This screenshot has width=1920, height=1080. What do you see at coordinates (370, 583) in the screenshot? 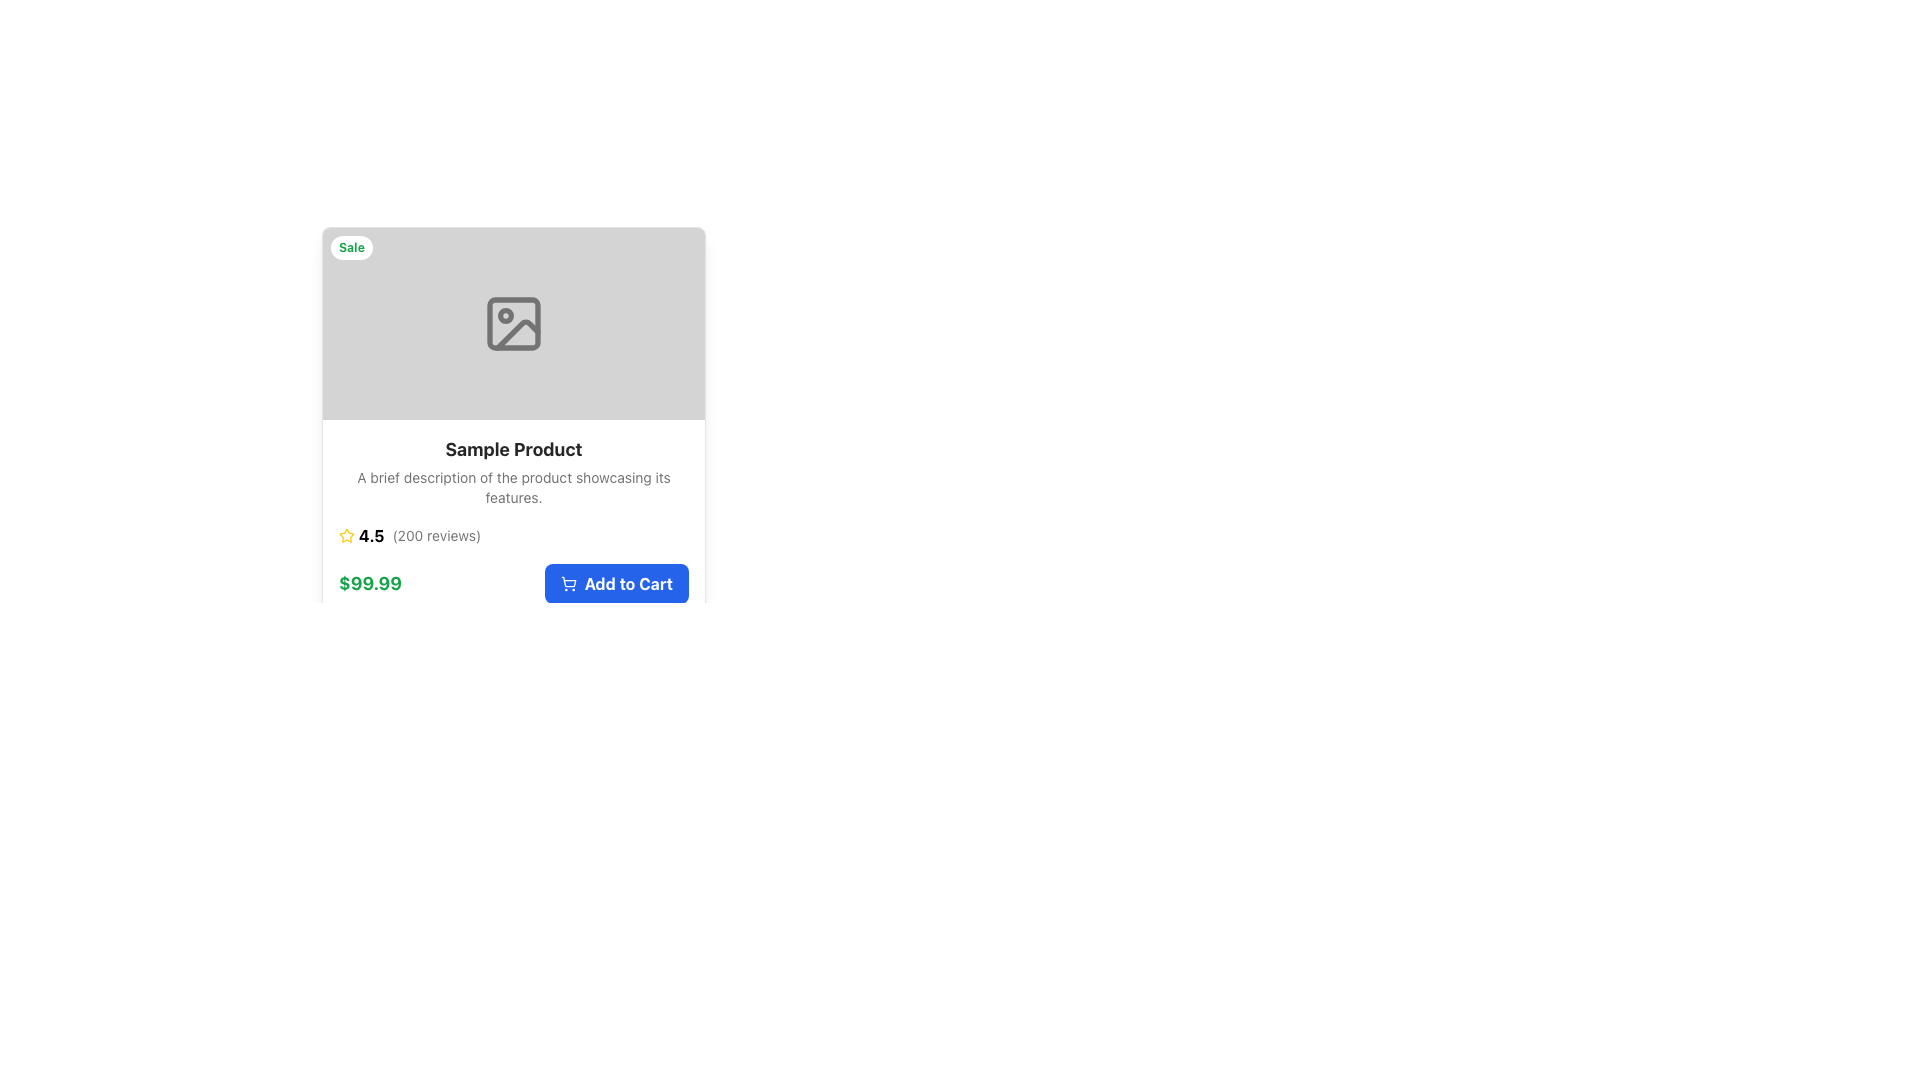
I see `the Text Label that indicates the price of the product, which is located to the left of the 'Add to Cart' button` at bounding box center [370, 583].